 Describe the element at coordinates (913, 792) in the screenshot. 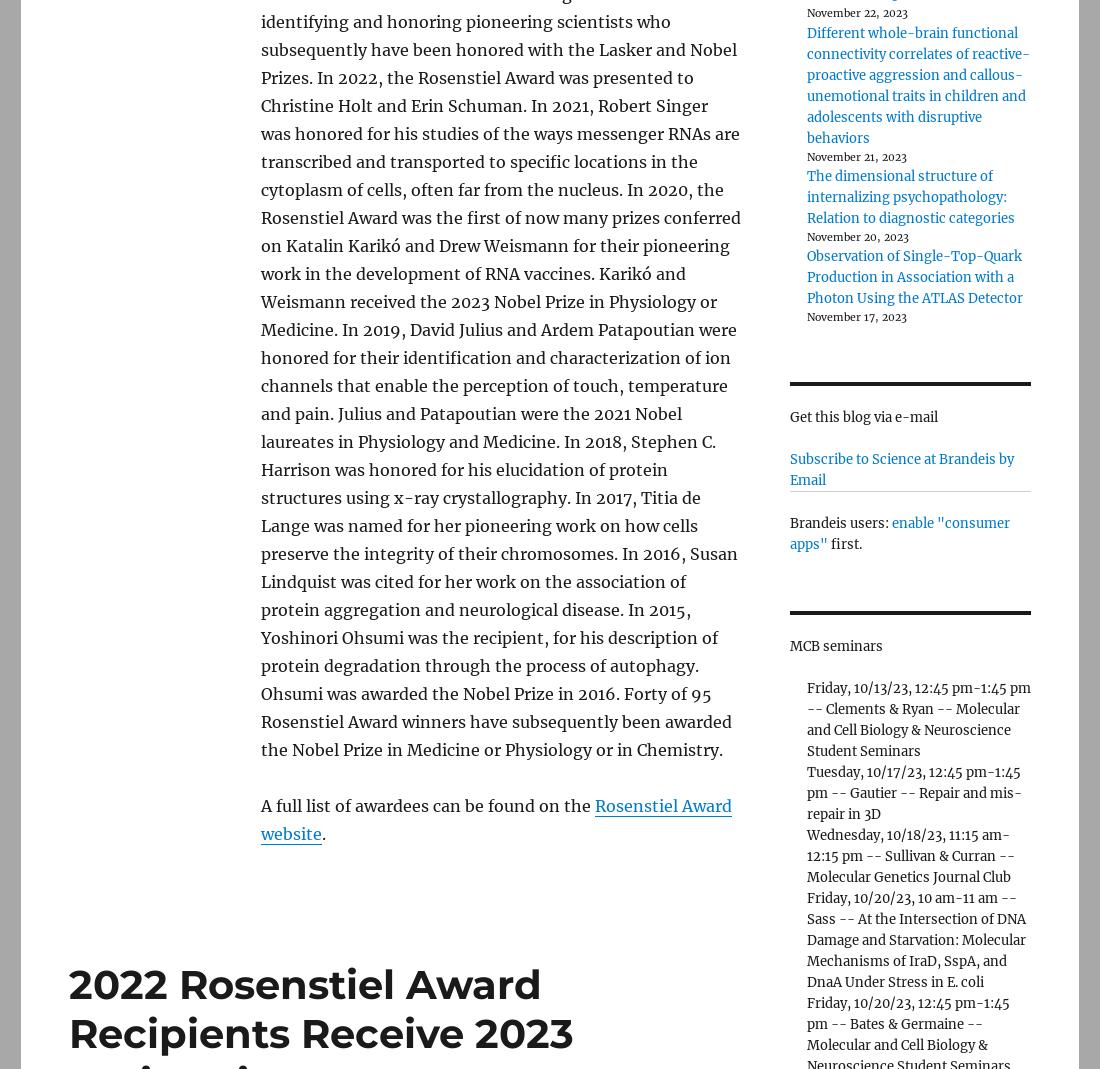

I see `'Tuesday, 10/17/23, 12:45 pm-1:45 pm -- Gautier -- Repair and mis-repair in 3D'` at that location.